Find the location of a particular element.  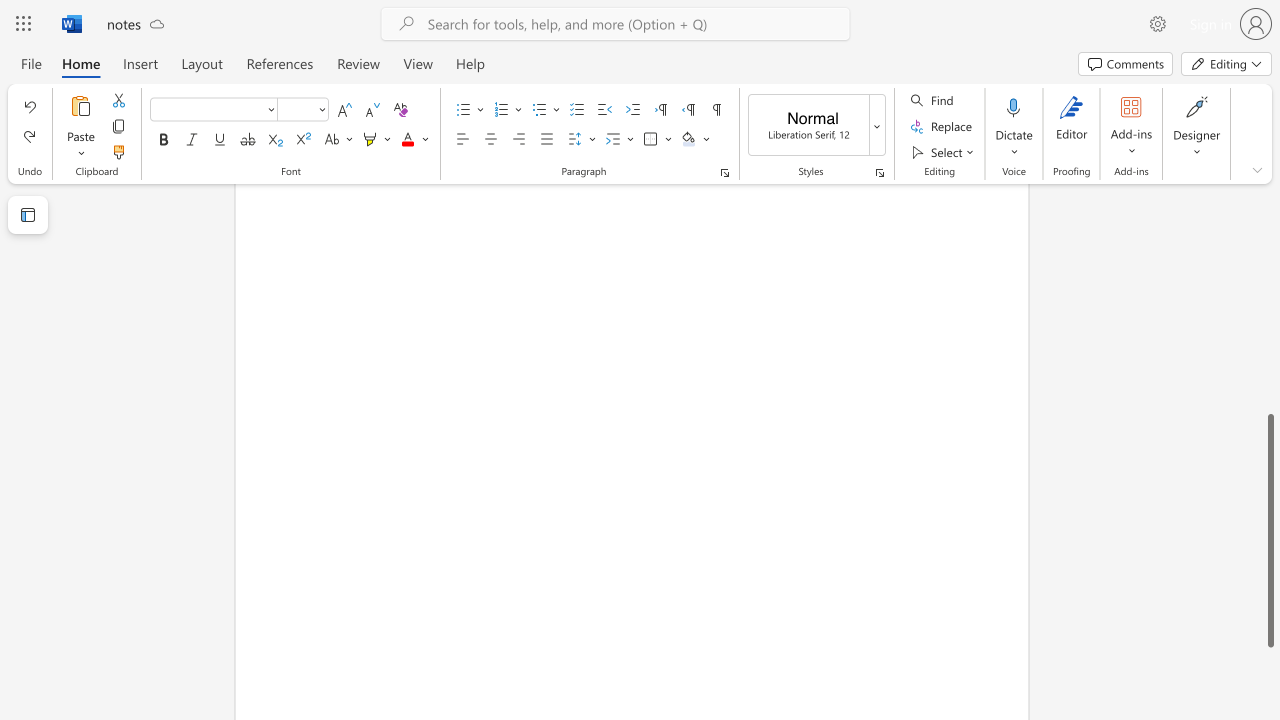

the scrollbar to move the page up is located at coordinates (1269, 290).